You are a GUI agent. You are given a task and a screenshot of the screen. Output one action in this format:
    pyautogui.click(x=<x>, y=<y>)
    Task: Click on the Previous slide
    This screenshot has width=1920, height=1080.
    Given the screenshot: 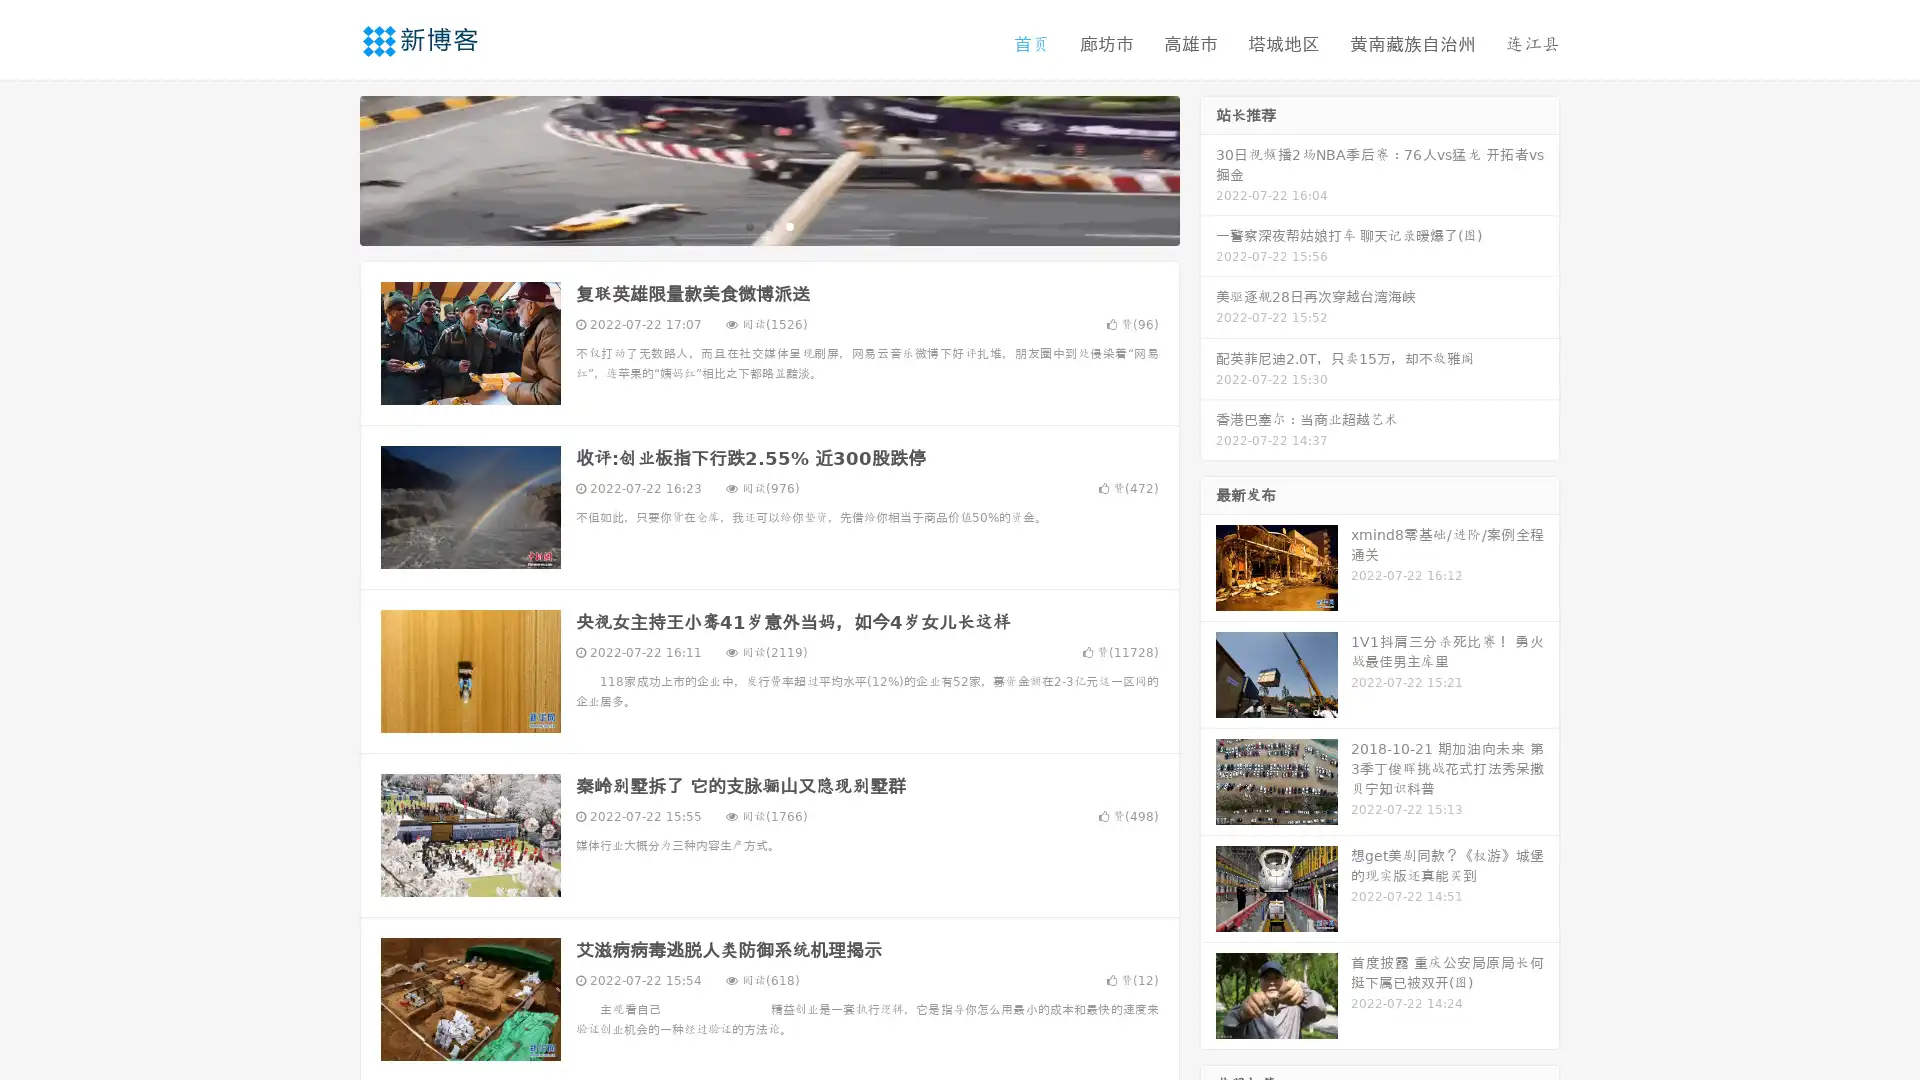 What is the action you would take?
    pyautogui.click(x=330, y=168)
    